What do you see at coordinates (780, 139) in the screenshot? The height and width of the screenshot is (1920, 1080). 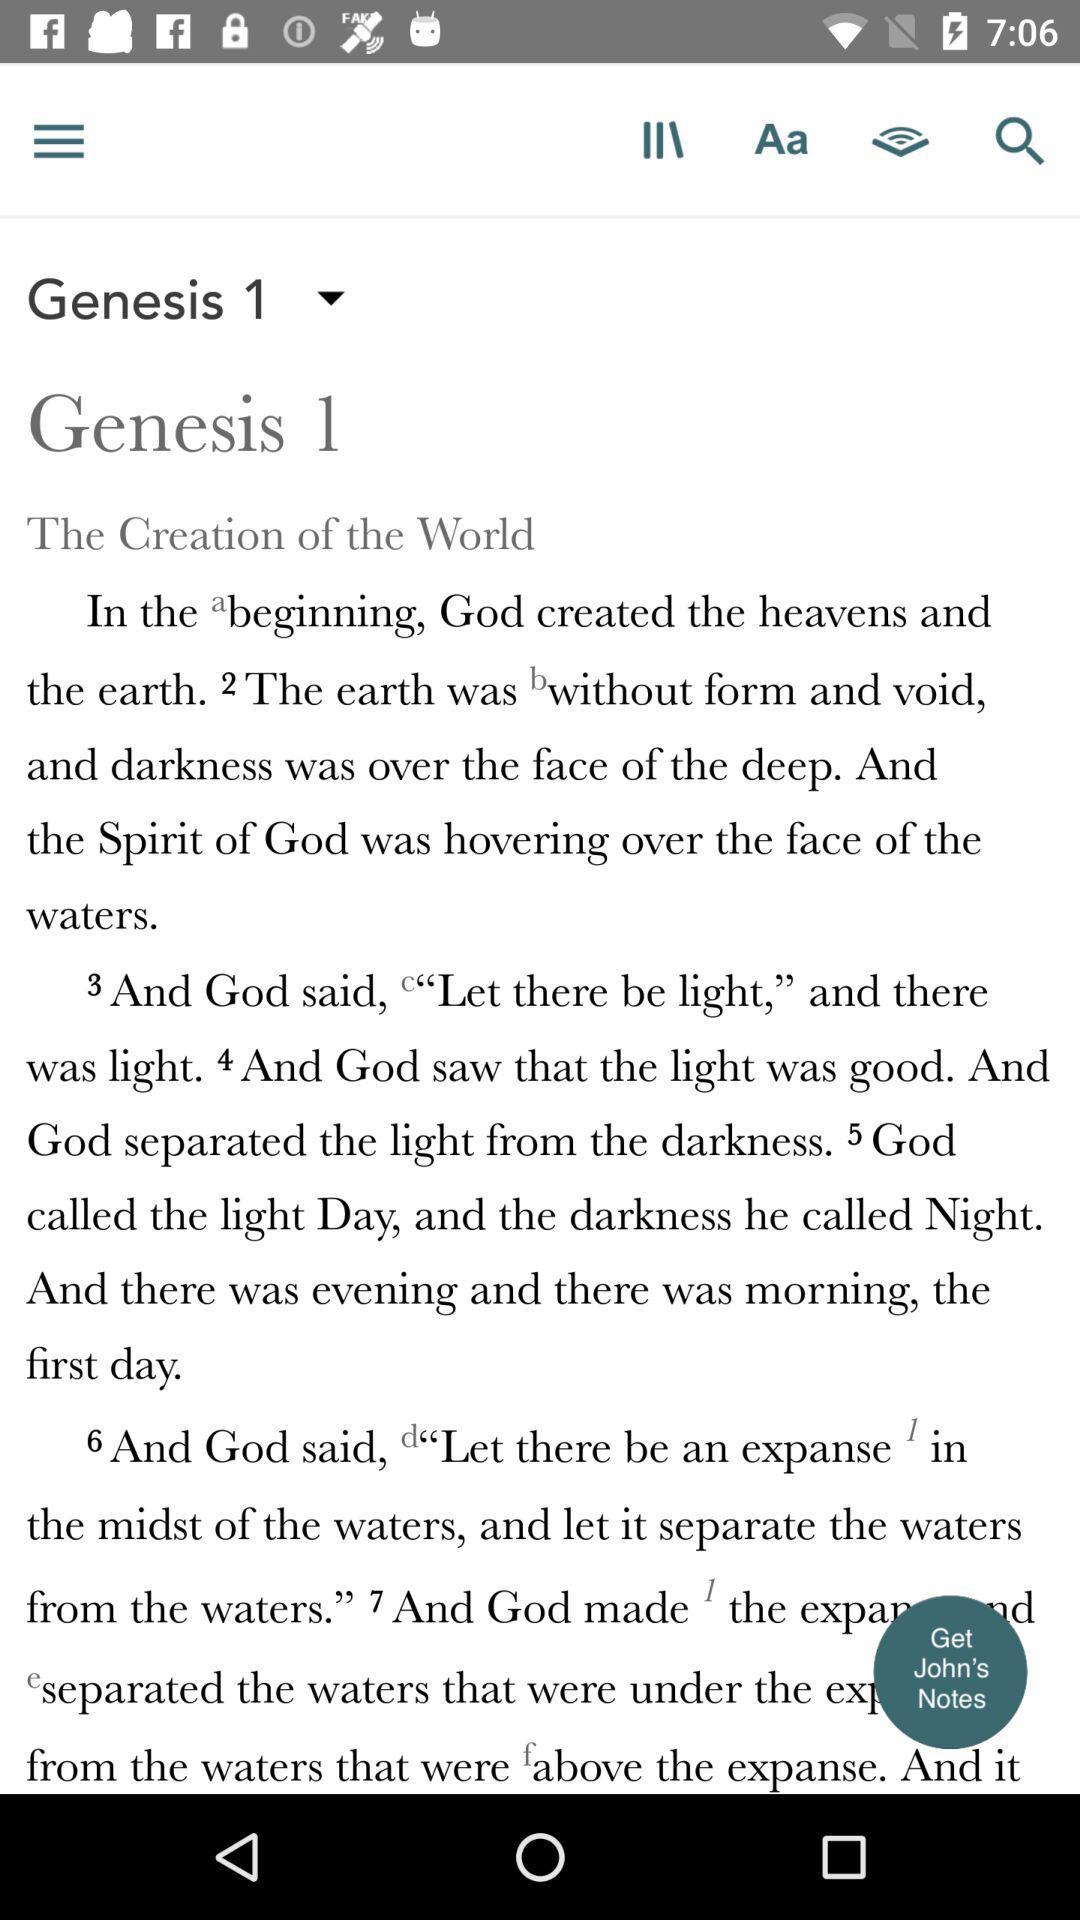 I see `increase or decrease text size` at bounding box center [780, 139].